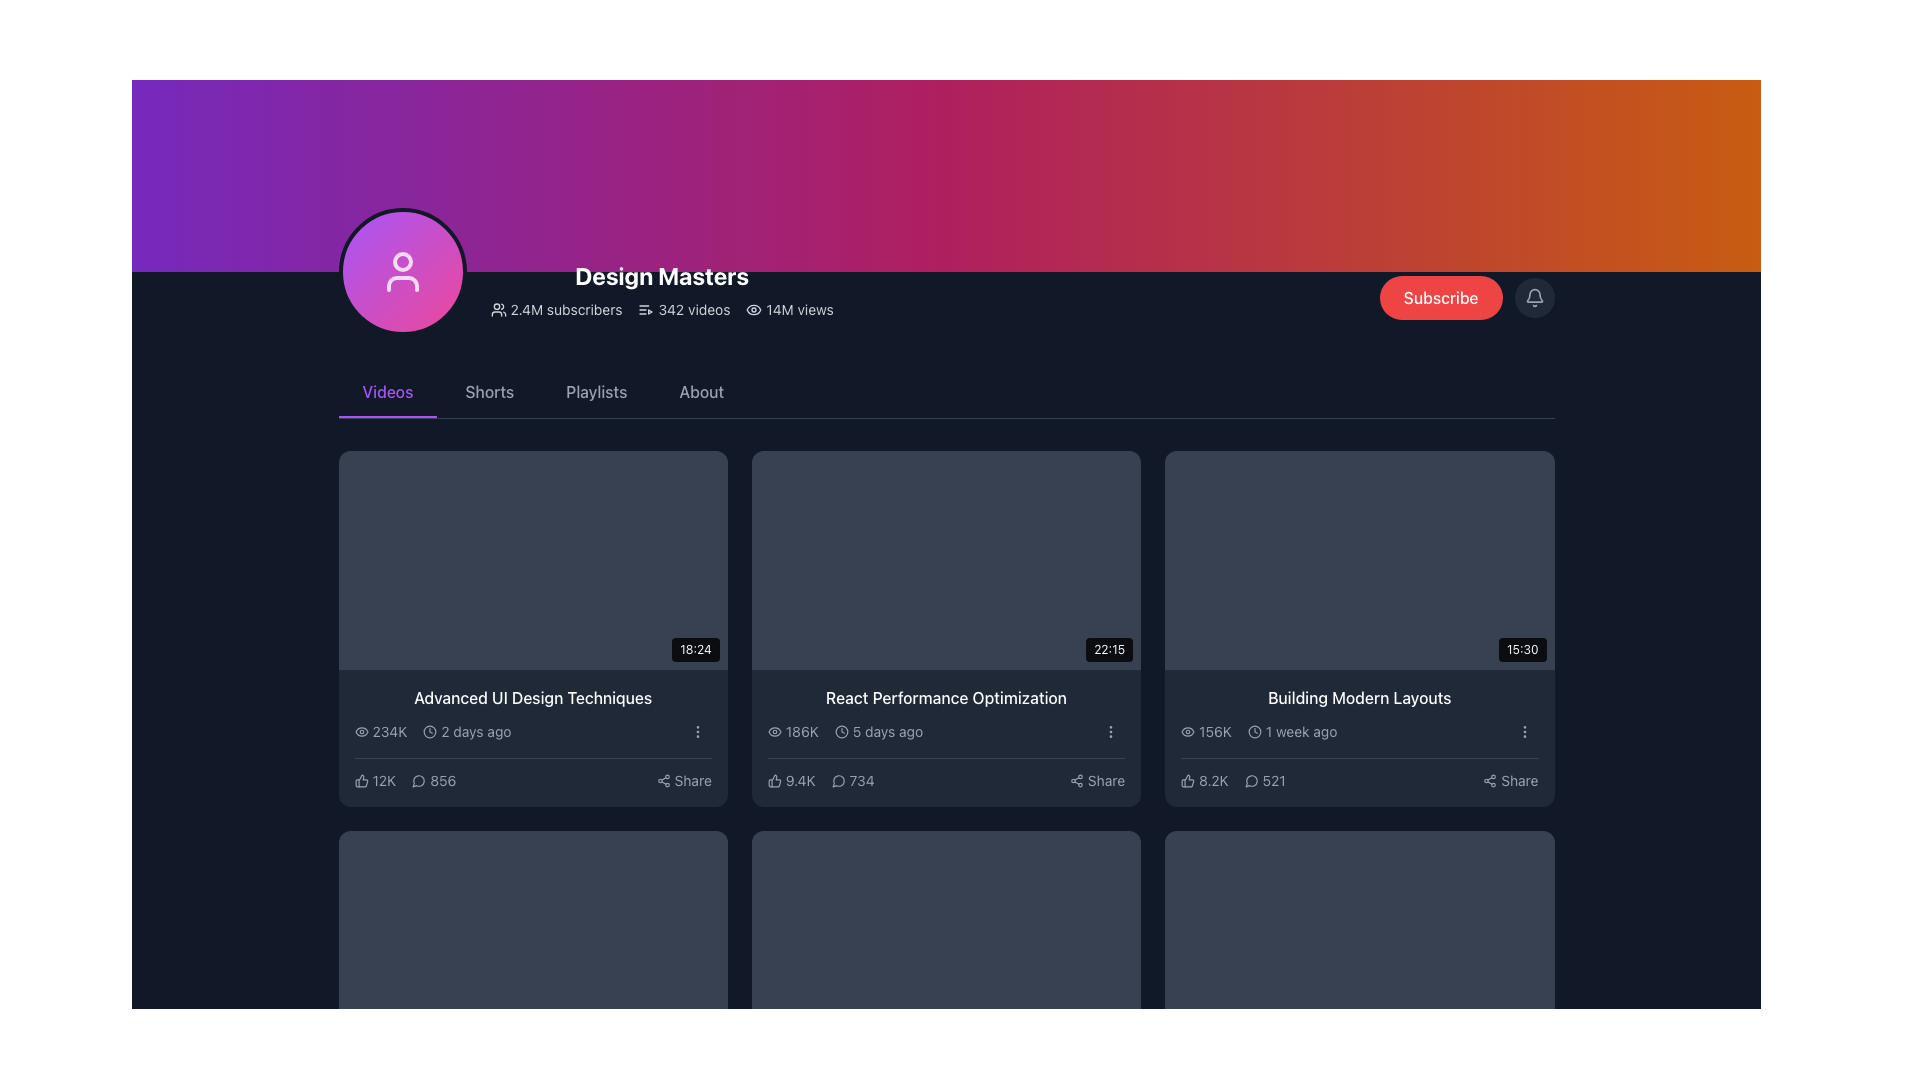 The height and width of the screenshot is (1080, 1920). Describe the element at coordinates (845, 732) in the screenshot. I see `the metadata display group showing '186K' and '5 days ago' beneath the 'React Performance Optimization' video thumbnail to possibly see a tooltip or further information` at that location.